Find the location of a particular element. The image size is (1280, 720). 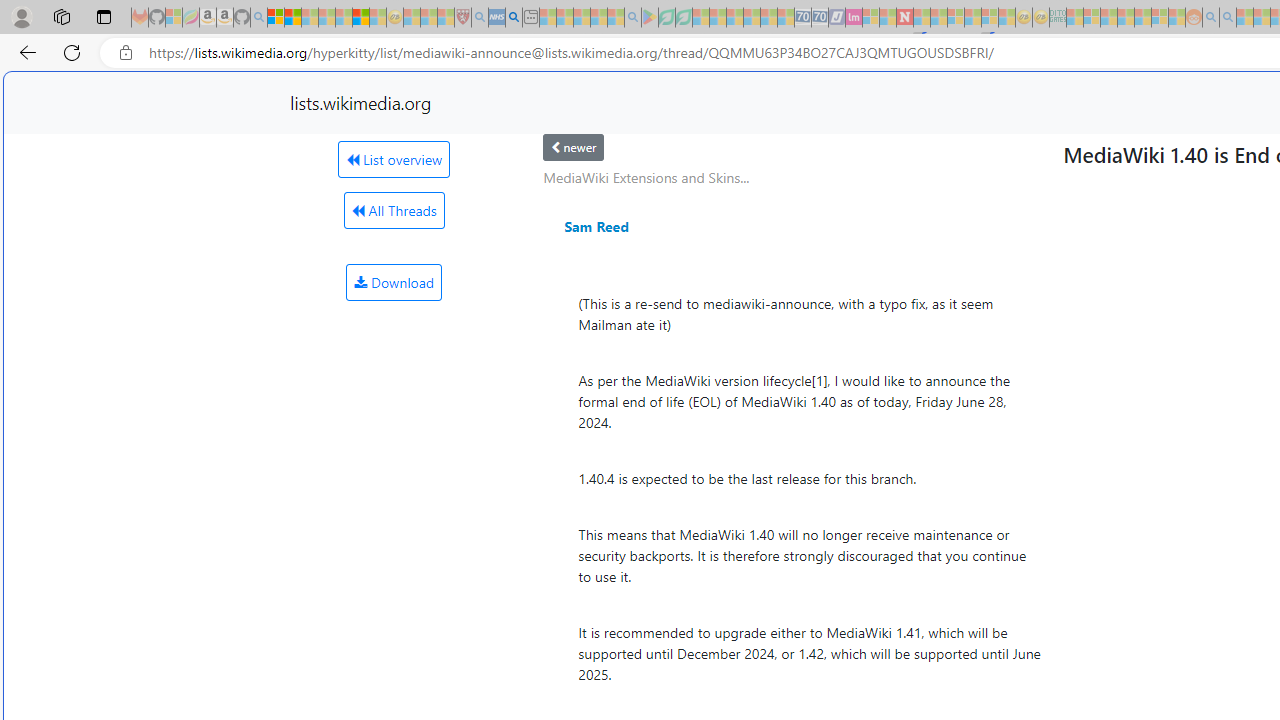

'Pets - MSN - Sleeping' is located at coordinates (598, 17).